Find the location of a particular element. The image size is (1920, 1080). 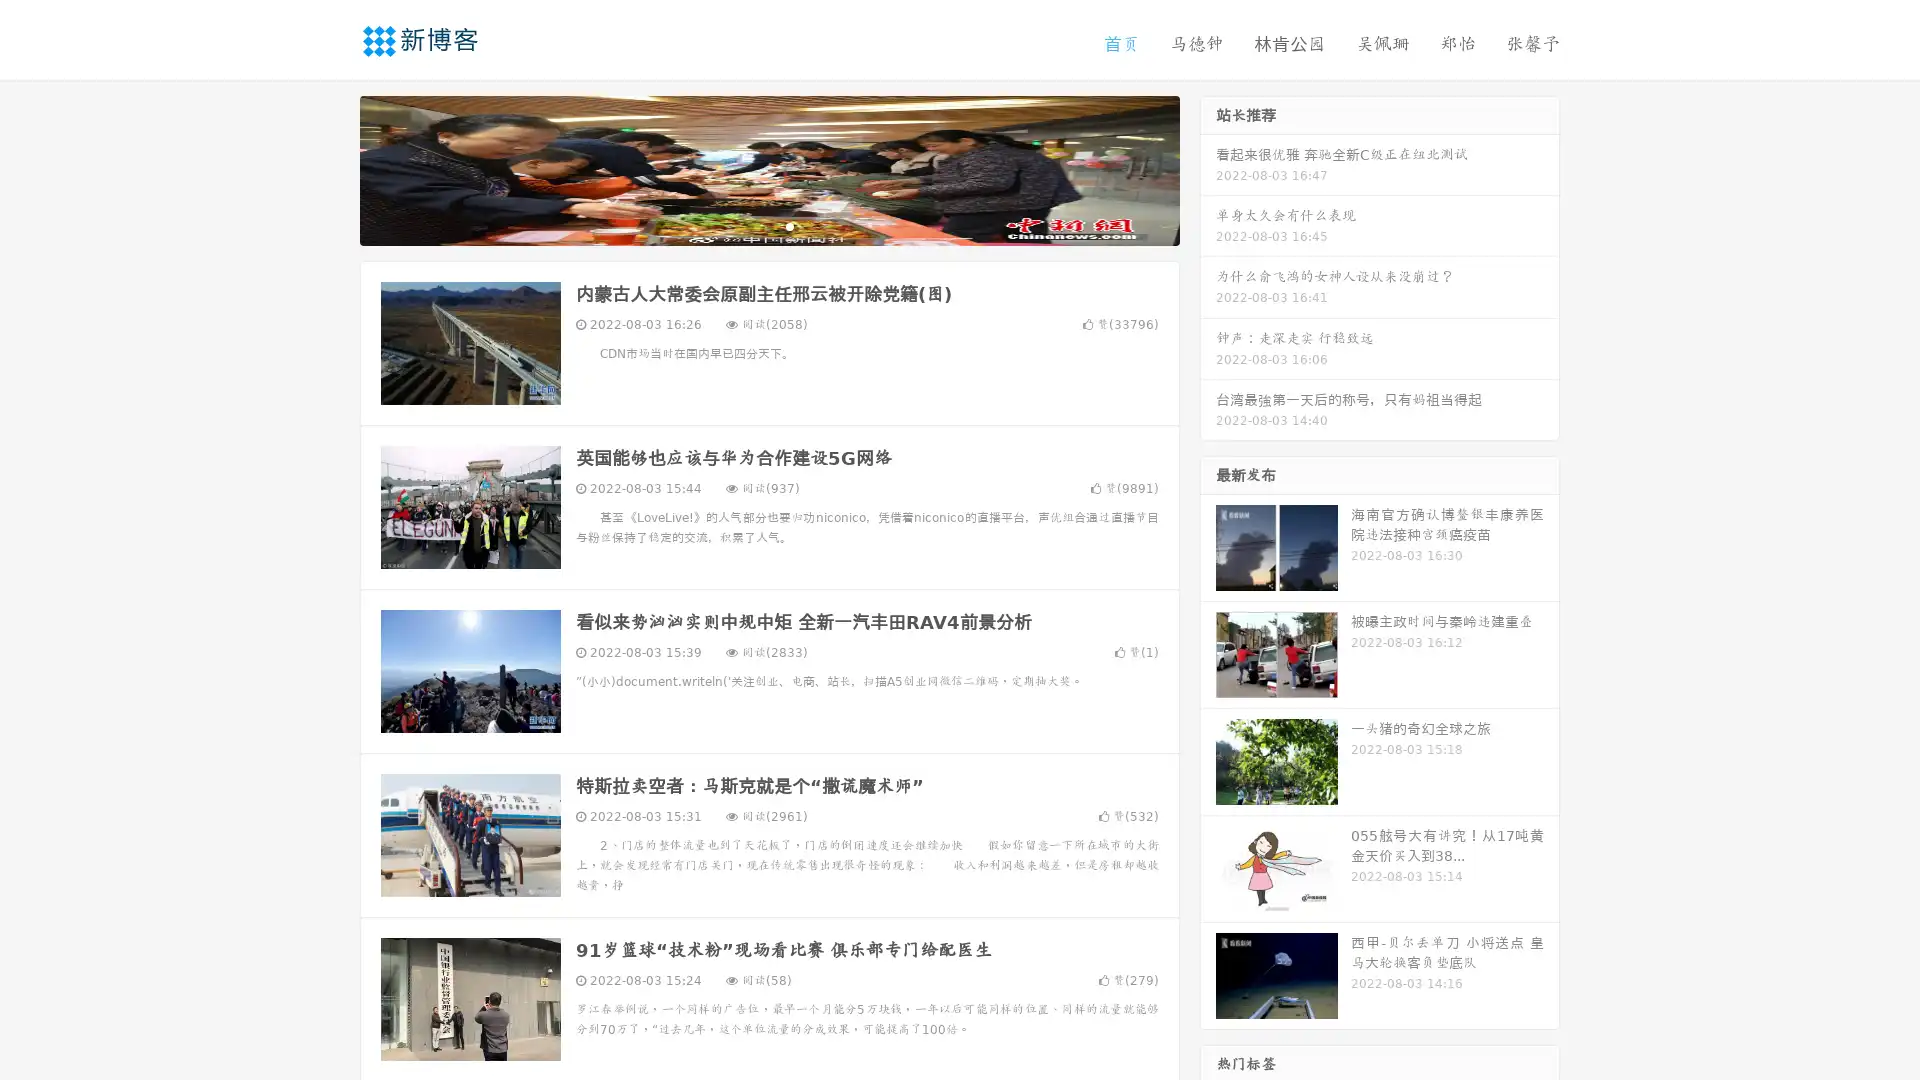

Go to slide 2 is located at coordinates (768, 225).